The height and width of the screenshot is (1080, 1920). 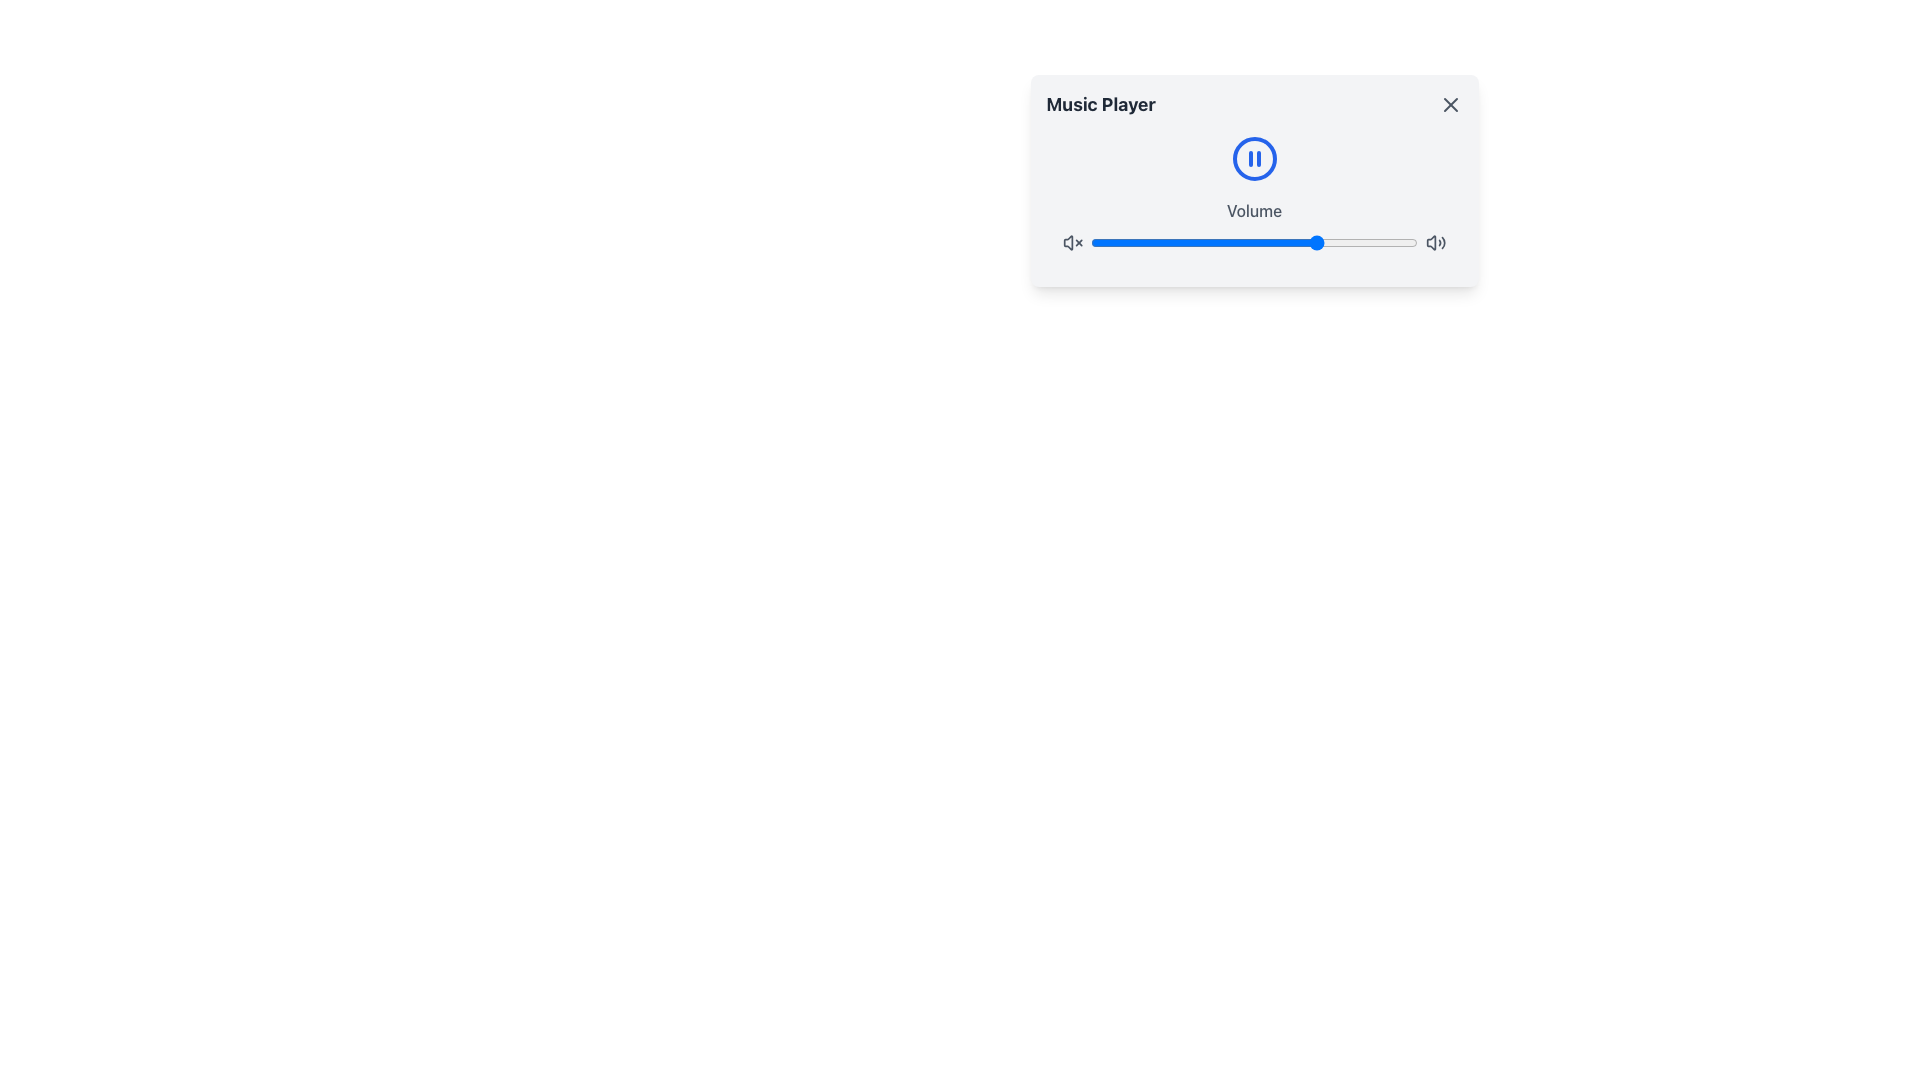 What do you see at coordinates (1326, 242) in the screenshot?
I see `the volume` at bounding box center [1326, 242].